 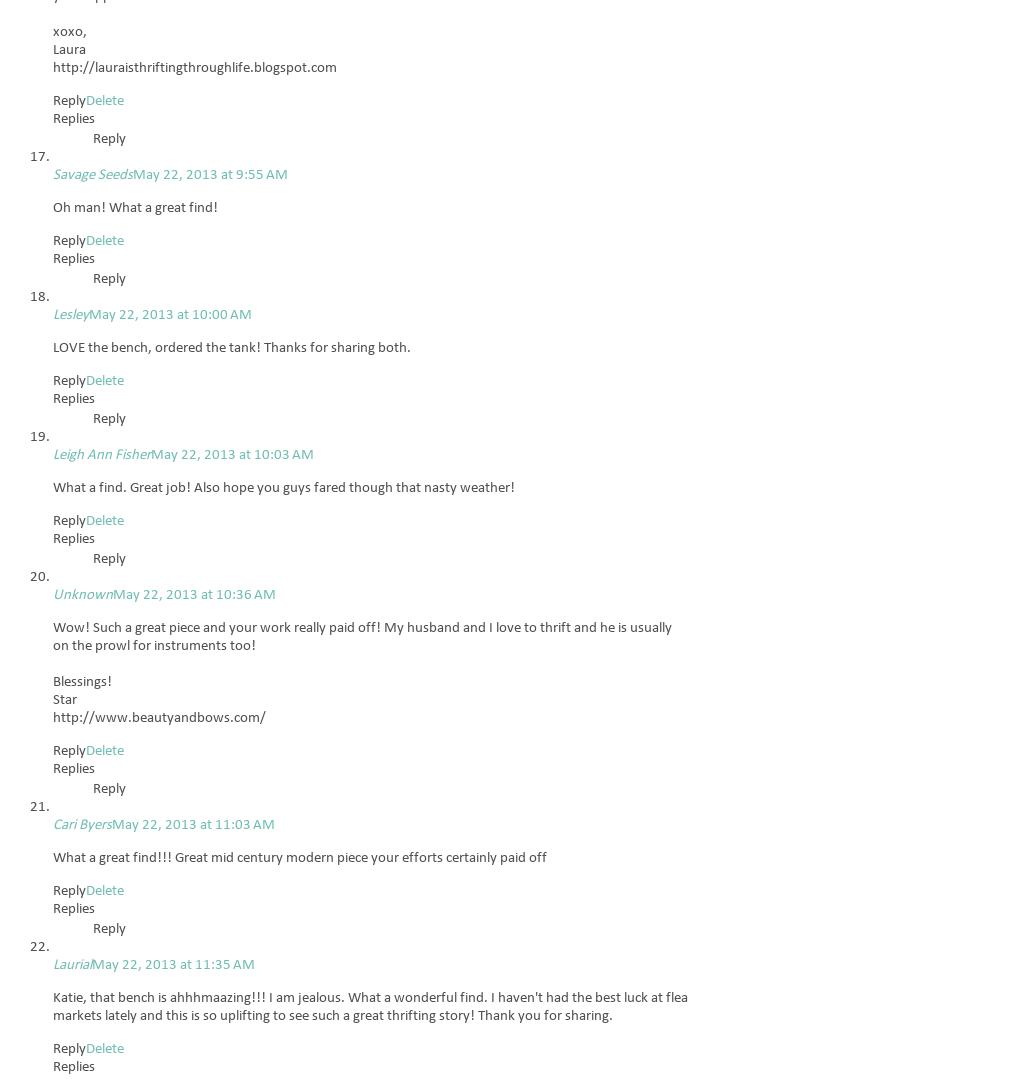 What do you see at coordinates (81, 682) in the screenshot?
I see `'Blessings!'` at bounding box center [81, 682].